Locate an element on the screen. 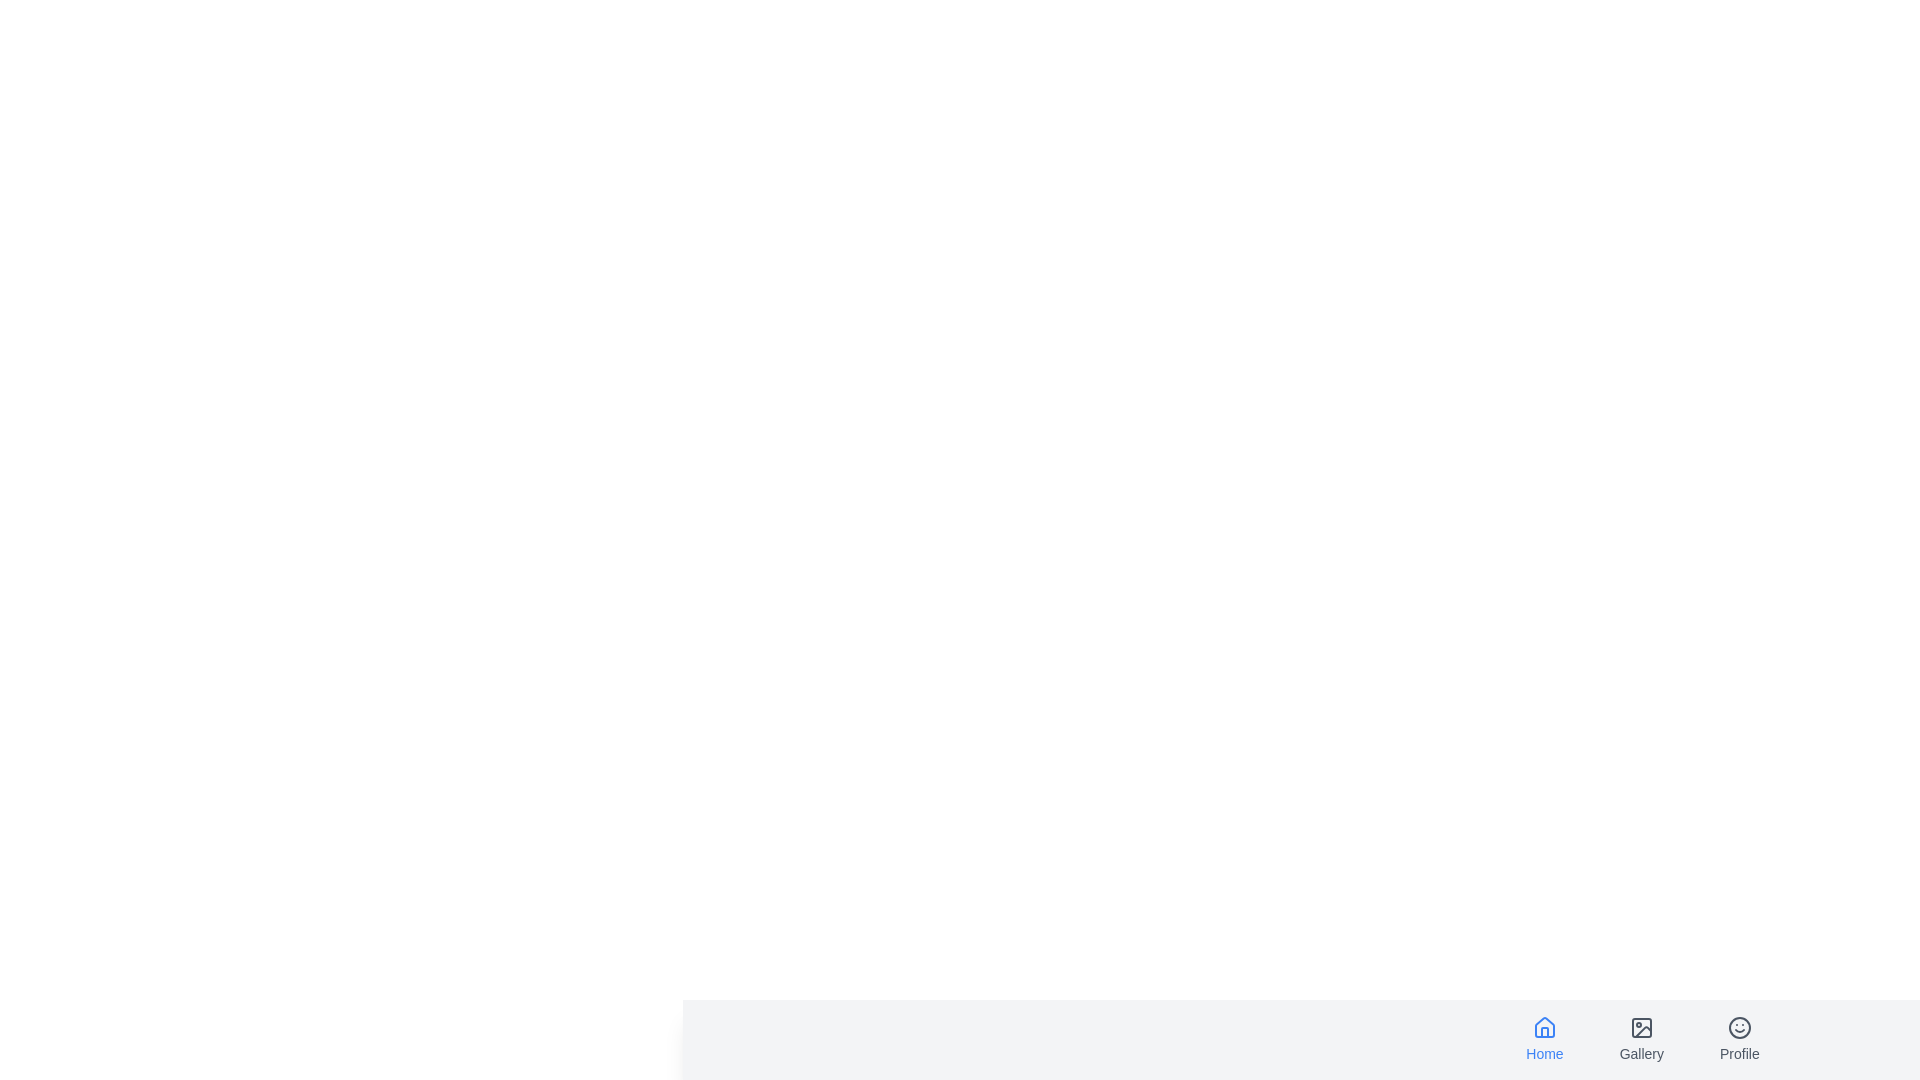 The image size is (1920, 1080). the text label Profile of the navigation item is located at coordinates (1738, 1052).